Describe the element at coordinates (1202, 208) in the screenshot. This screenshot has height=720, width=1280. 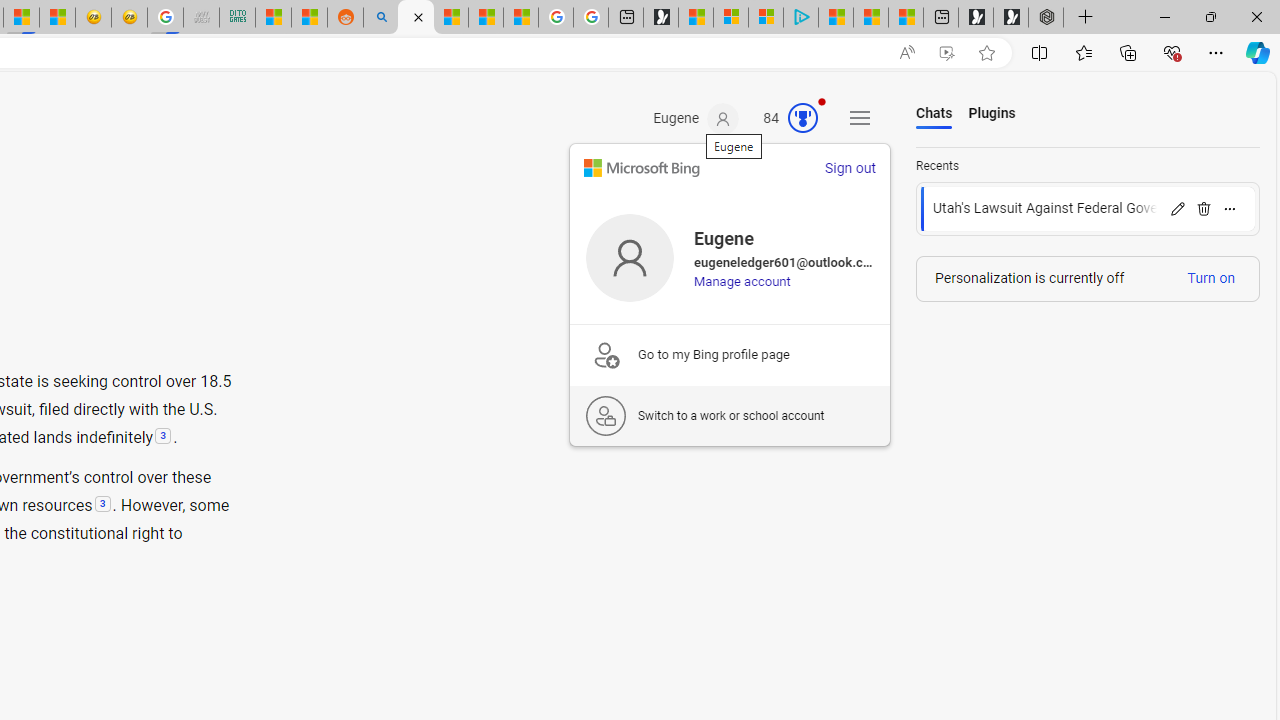
I see `'Delete'` at that location.